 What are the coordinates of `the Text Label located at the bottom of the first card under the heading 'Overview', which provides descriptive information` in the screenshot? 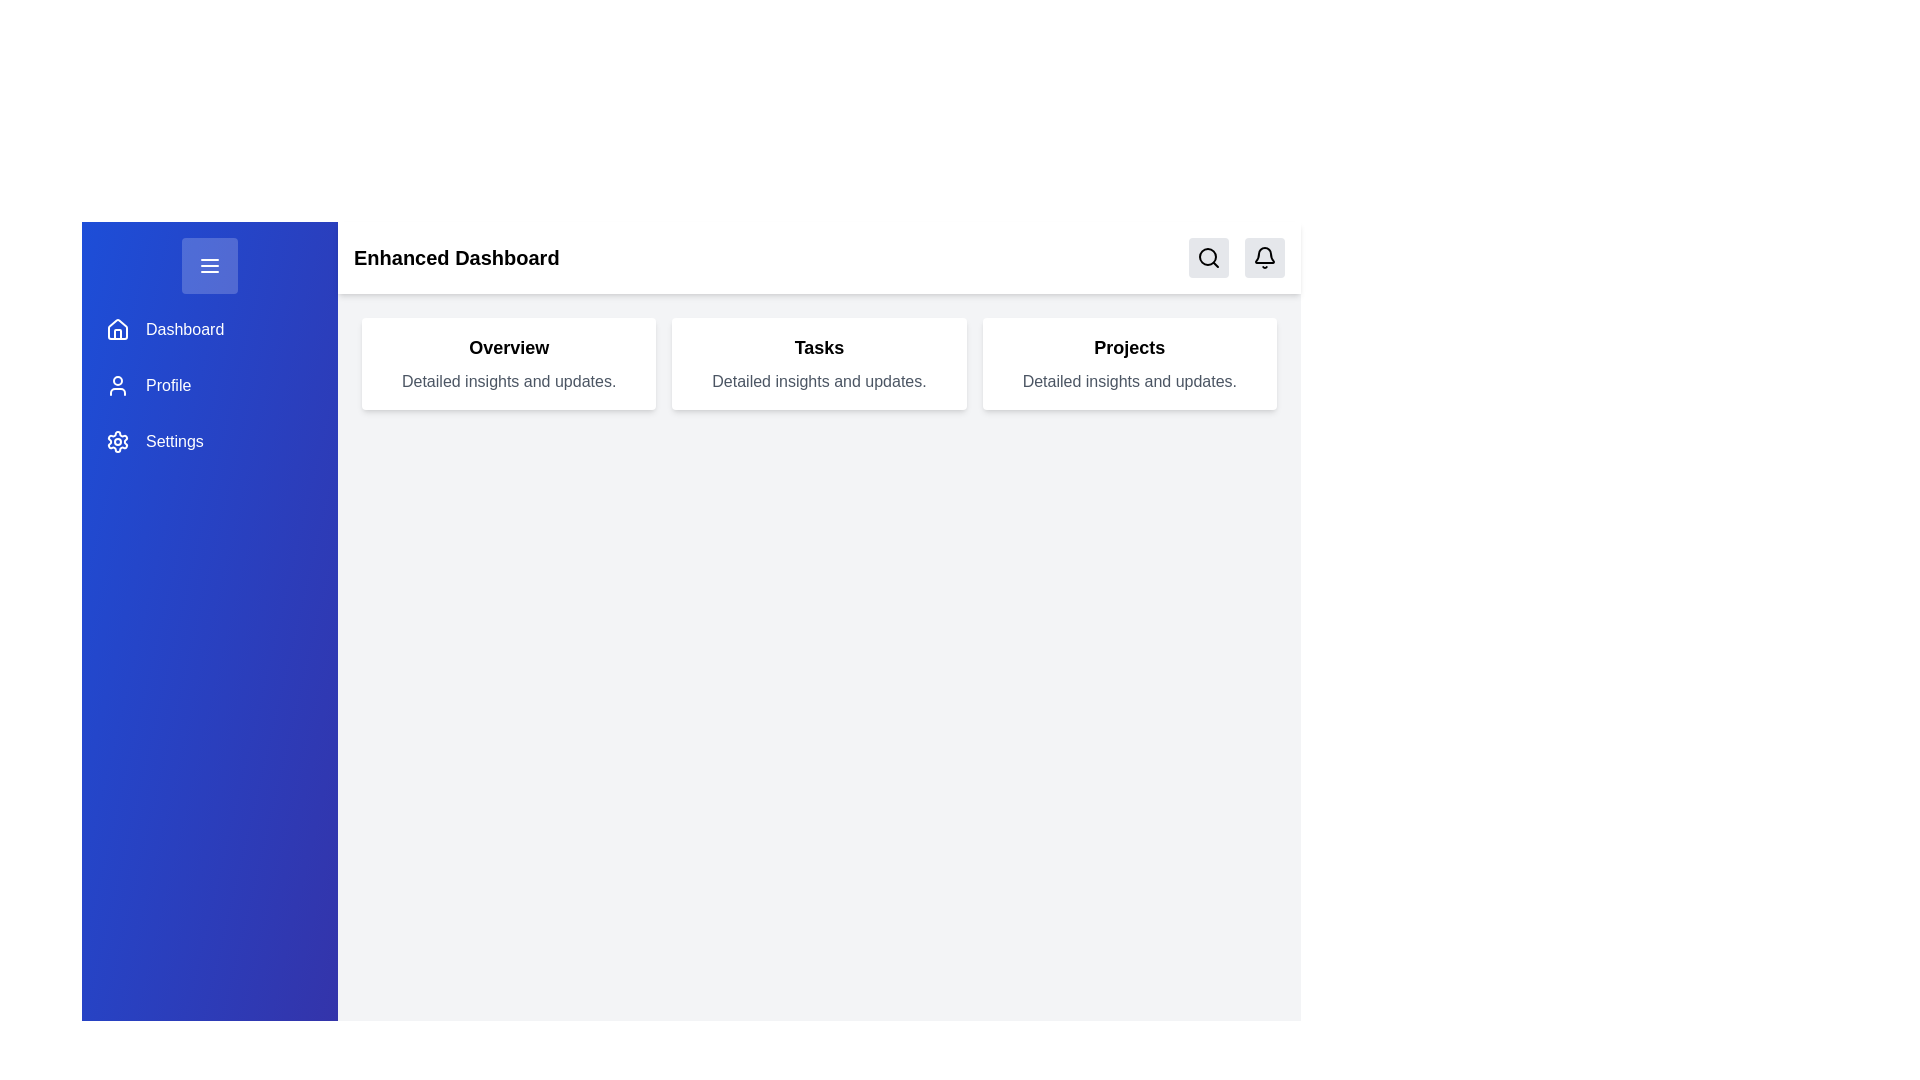 It's located at (509, 381).